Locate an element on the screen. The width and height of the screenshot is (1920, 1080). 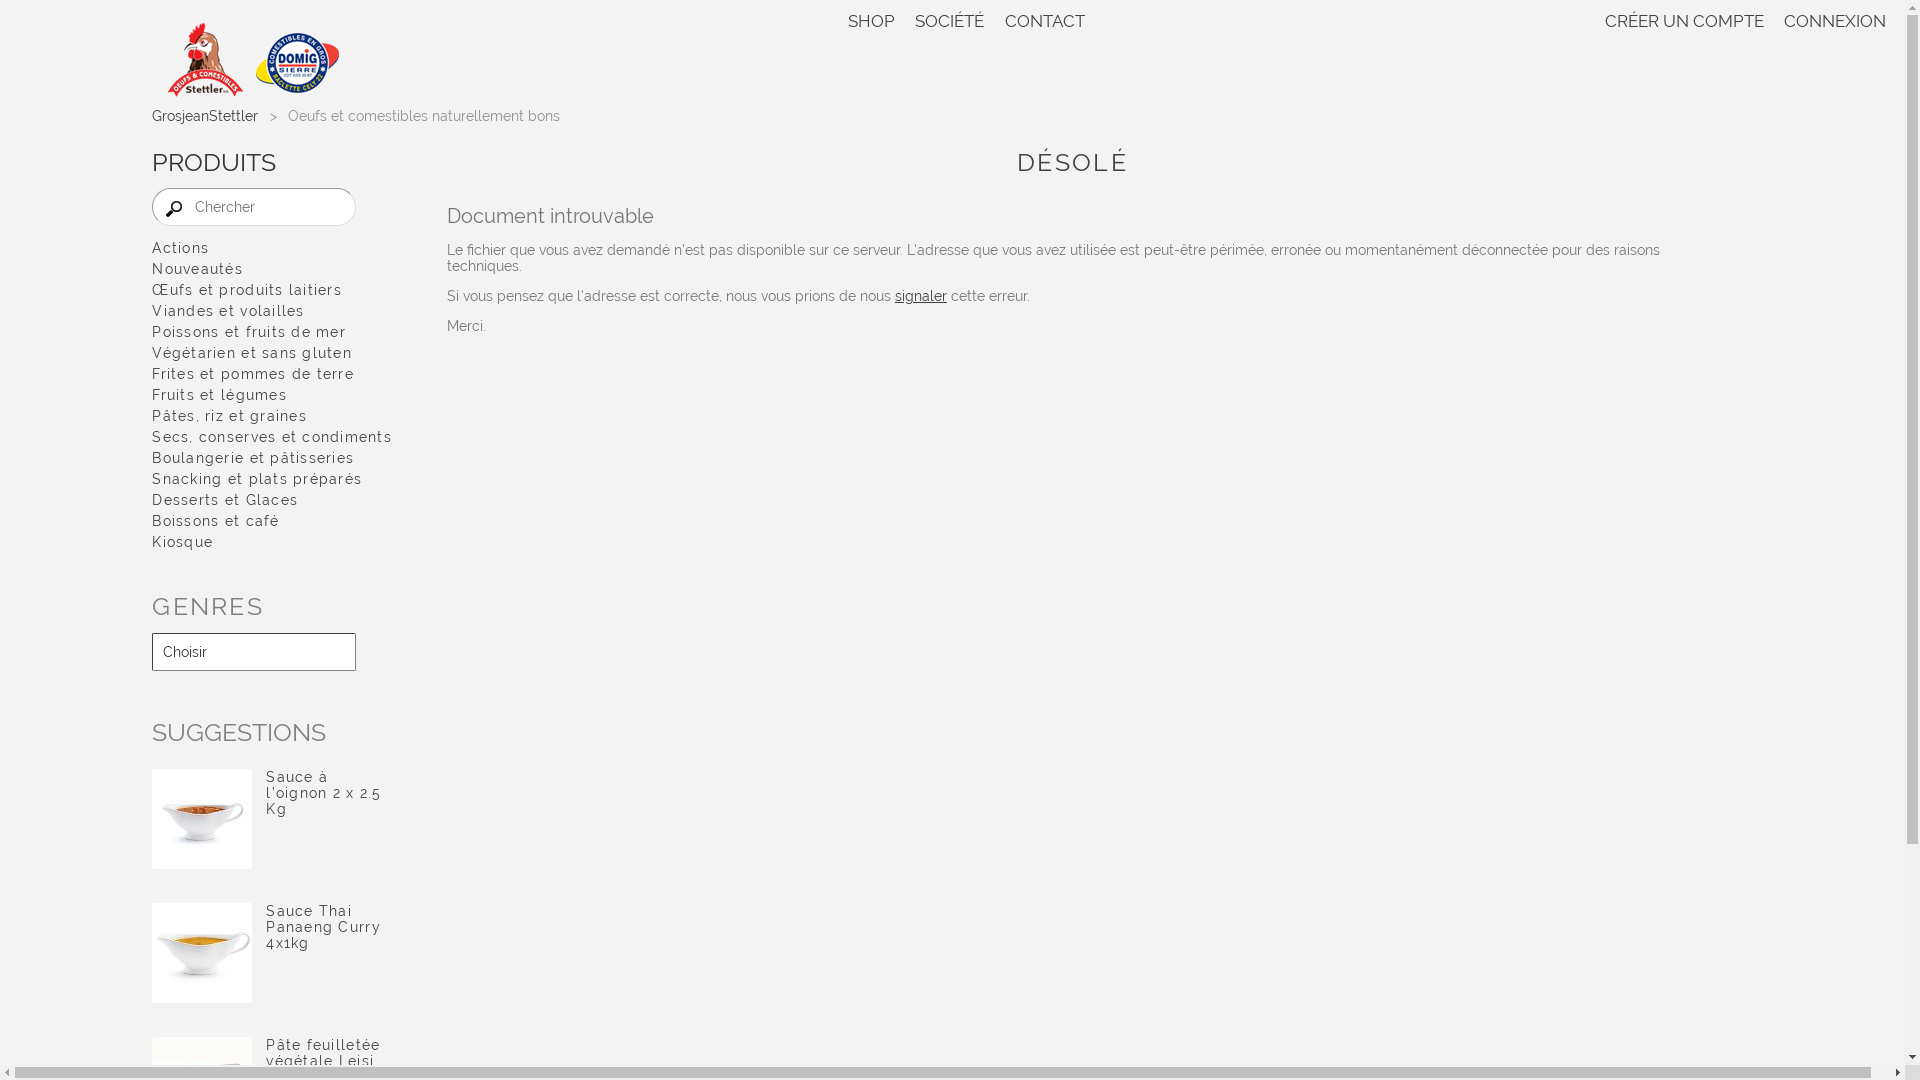
'Frites et pommes de terre' is located at coordinates (271, 374).